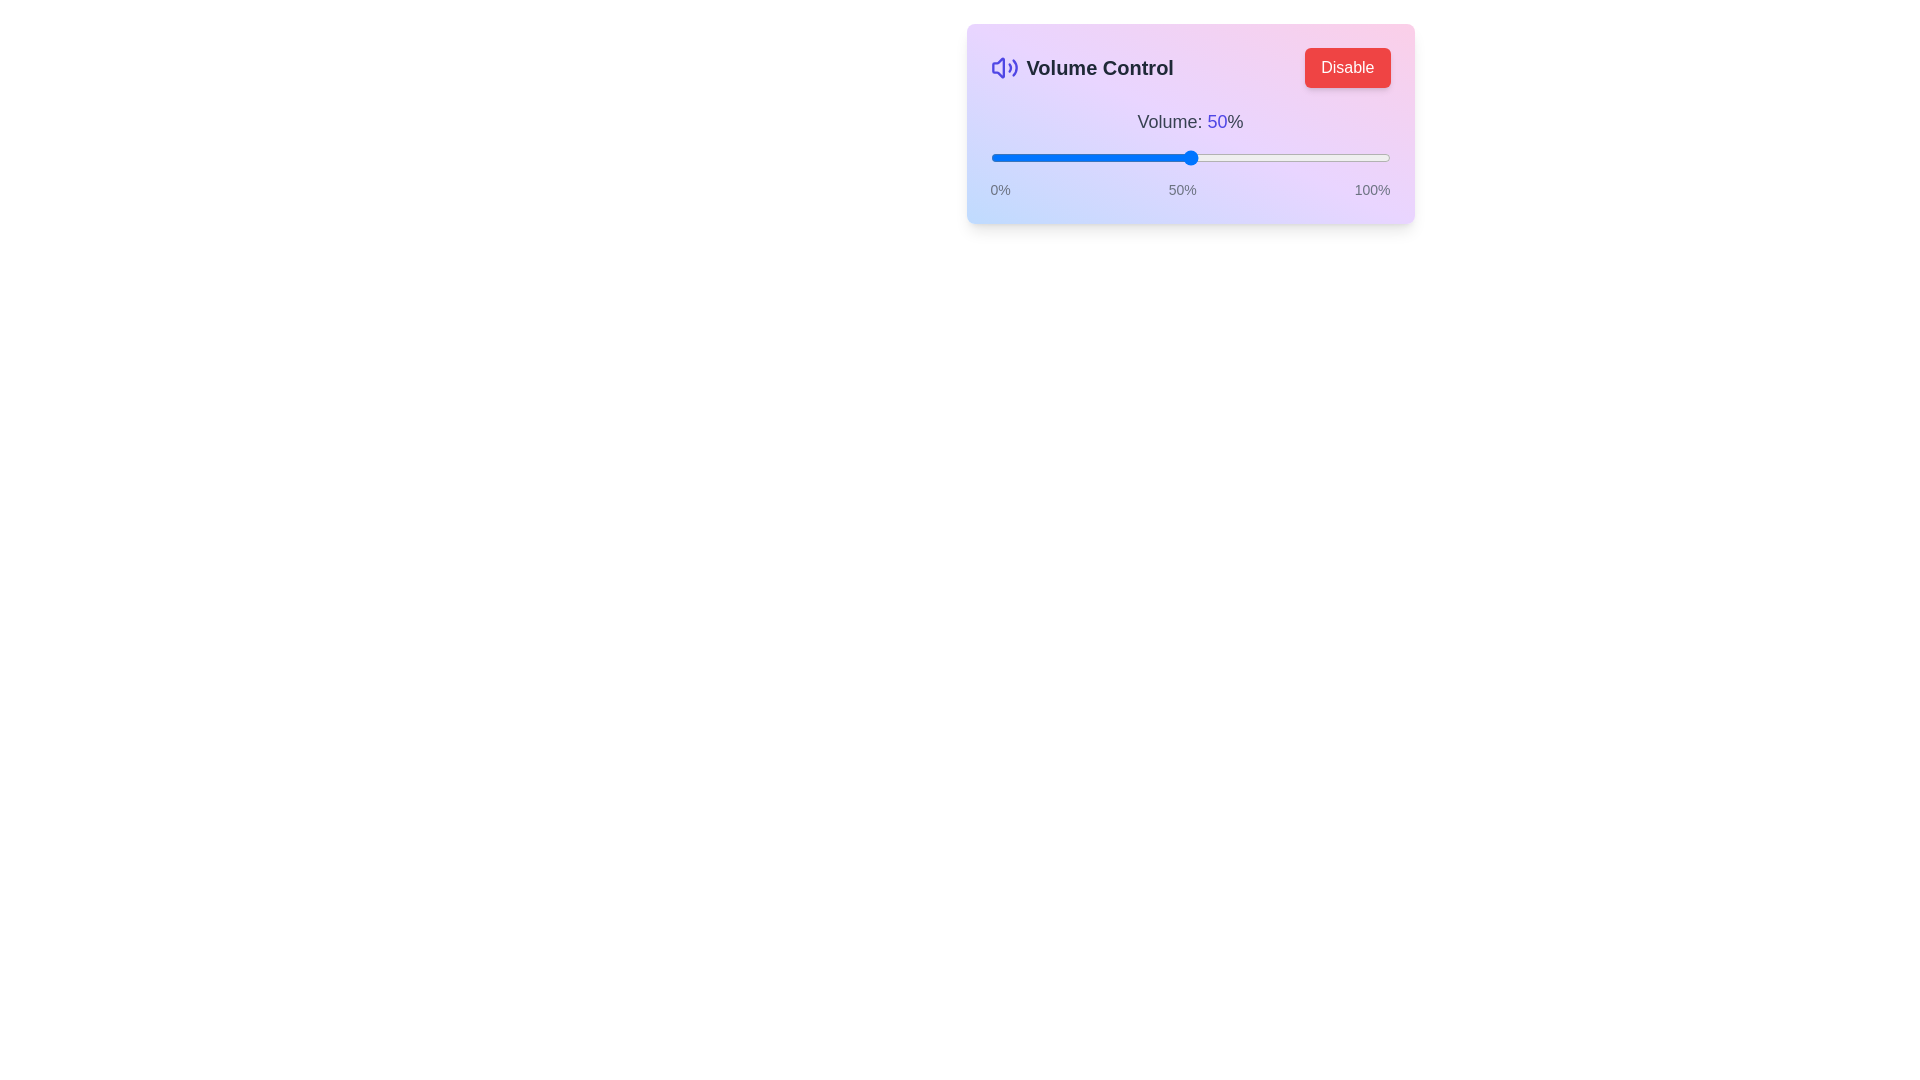 The image size is (1920, 1080). What do you see at coordinates (1081, 157) in the screenshot?
I see `the volume` at bounding box center [1081, 157].